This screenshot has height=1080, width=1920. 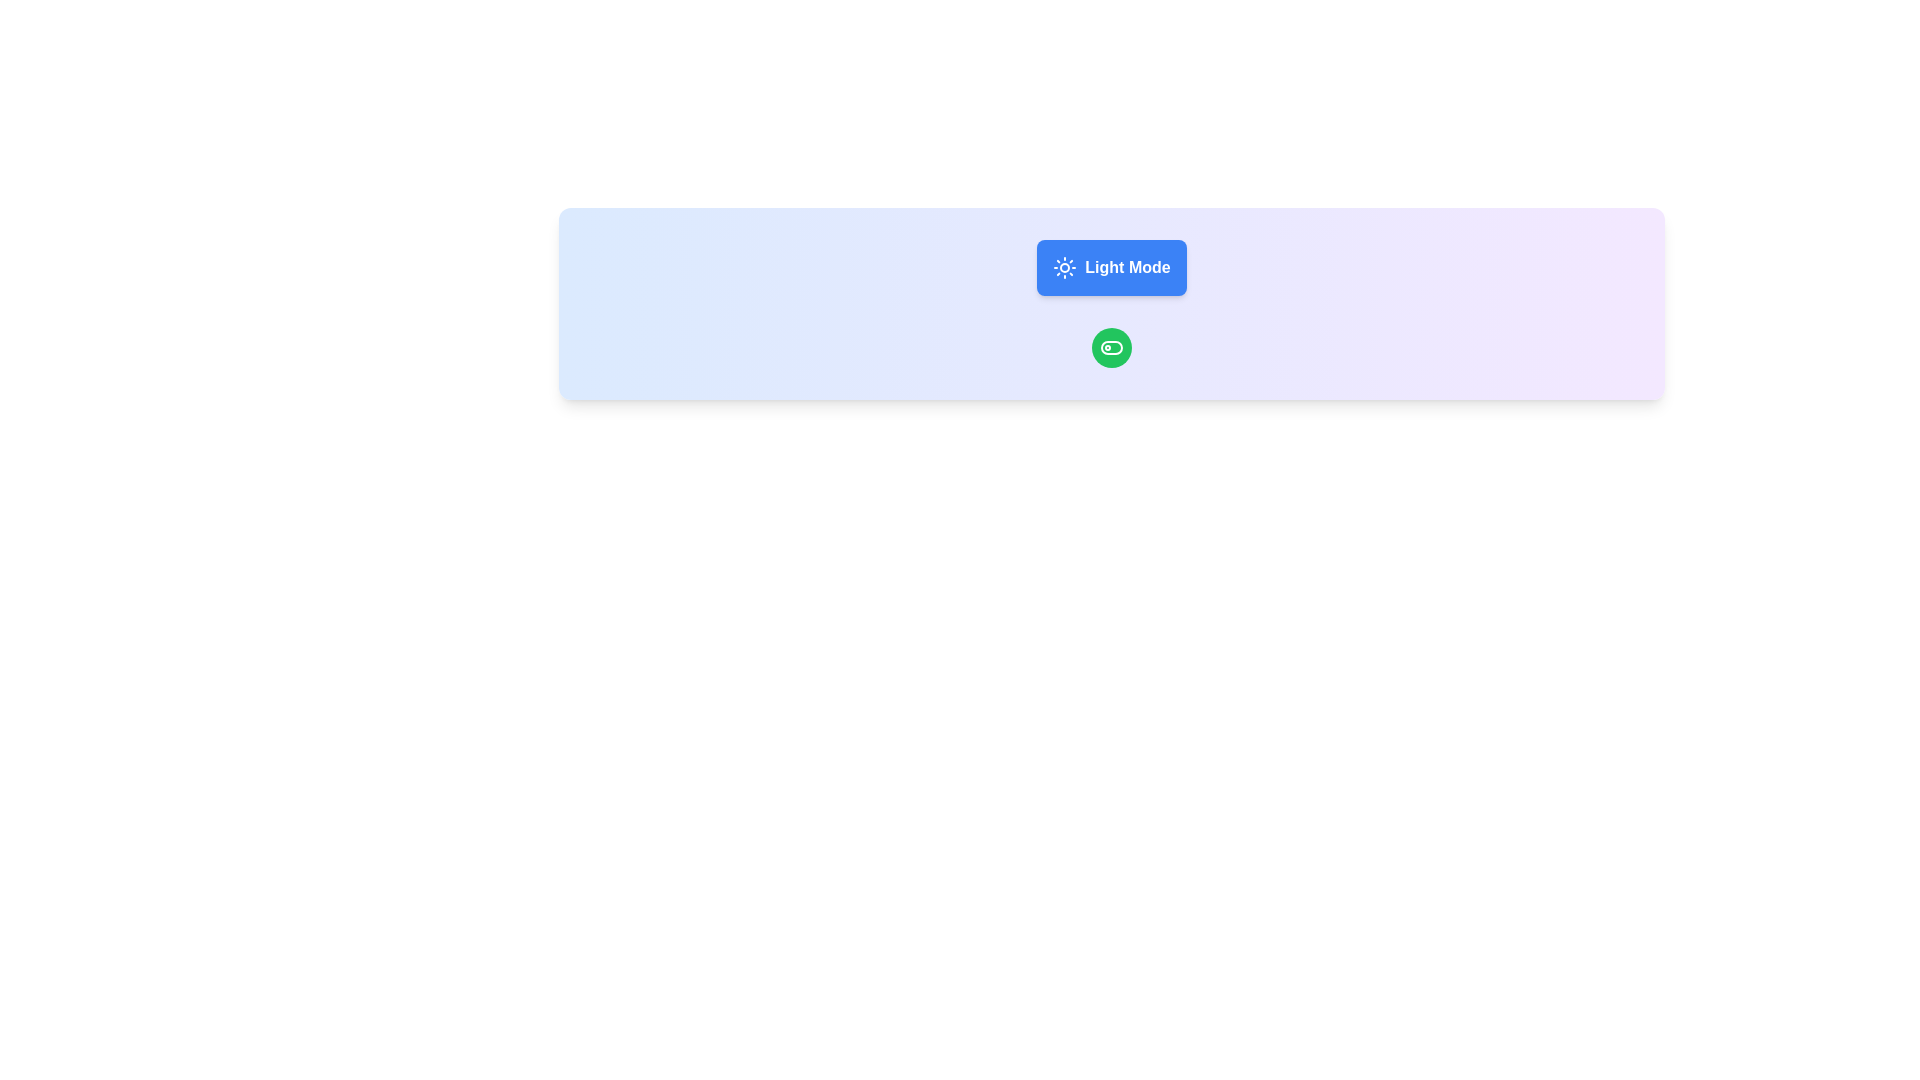 What do you see at coordinates (1111, 266) in the screenshot?
I see `the central toggle button with a gradient background` at bounding box center [1111, 266].